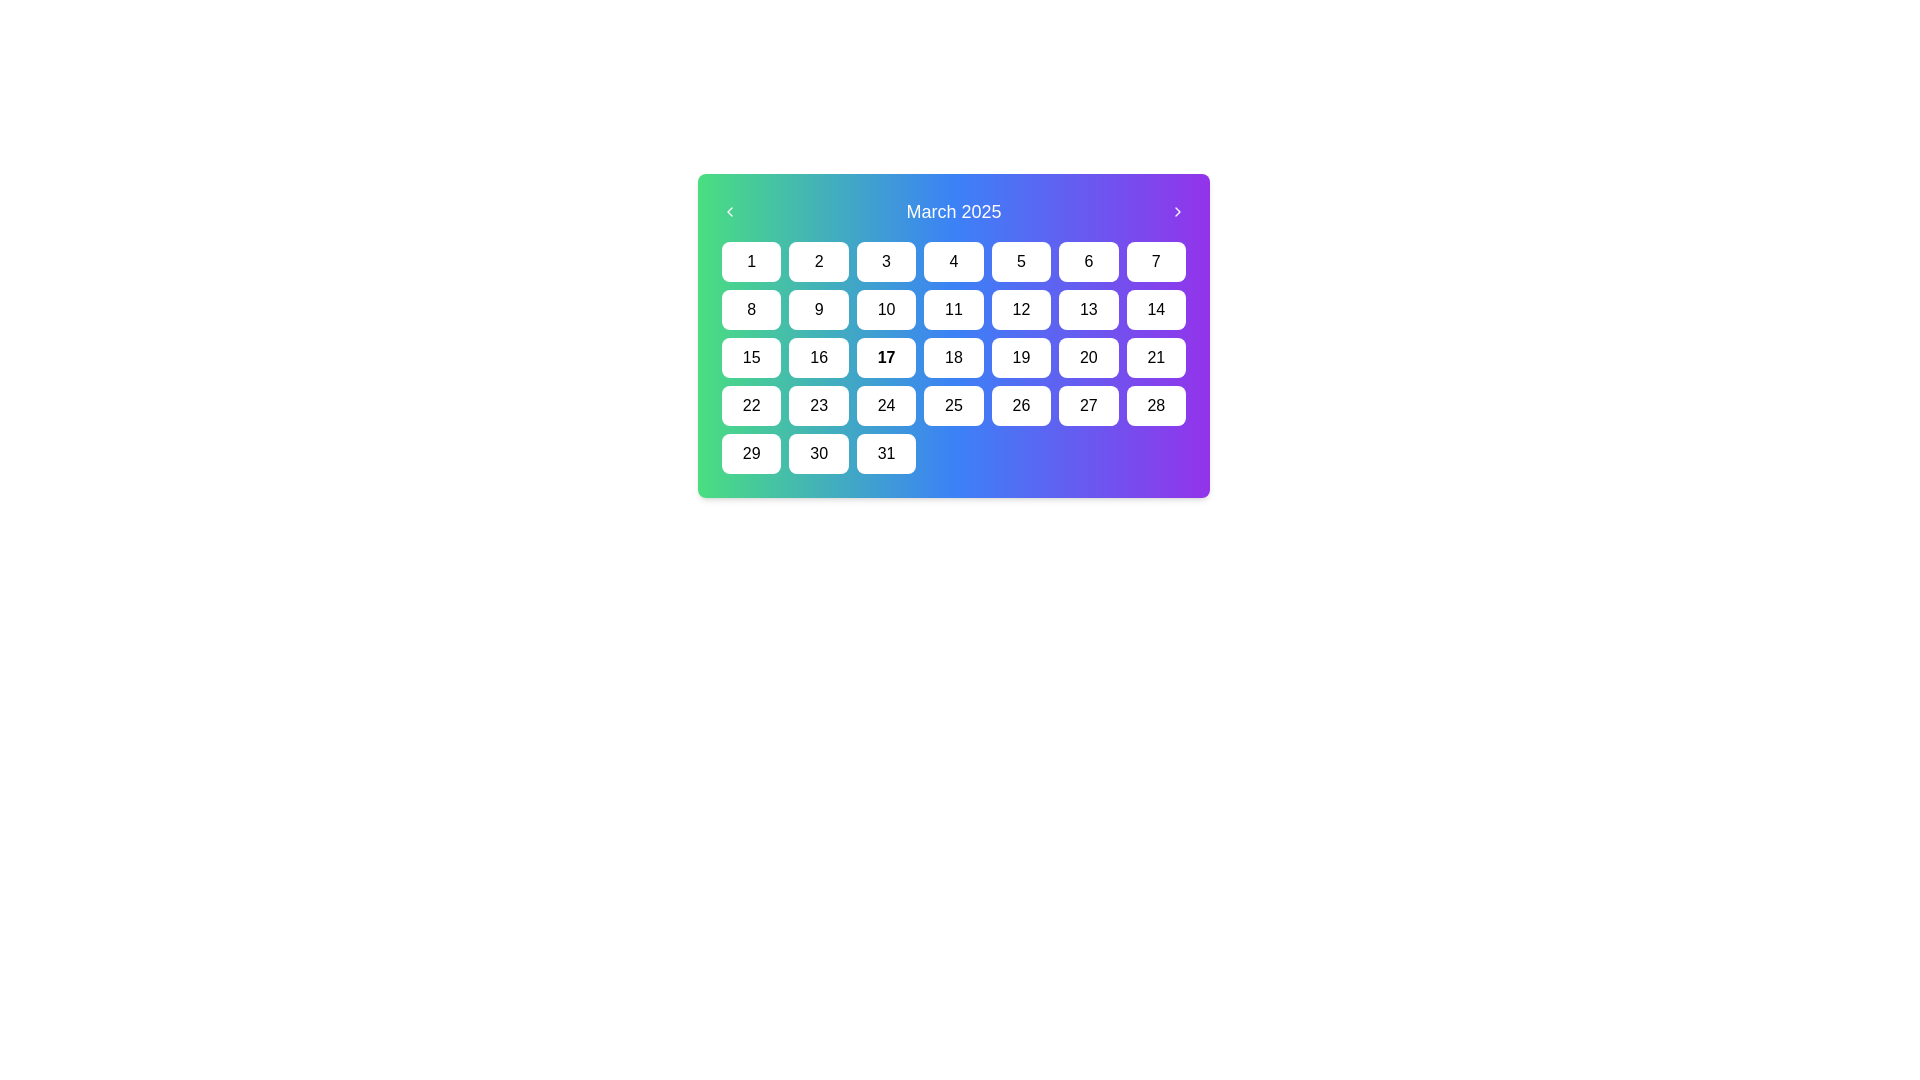 This screenshot has height=1080, width=1920. What do you see at coordinates (1021, 261) in the screenshot?
I see `the white rectangular button with rounded corners displaying the number '5' in bold black text` at bounding box center [1021, 261].